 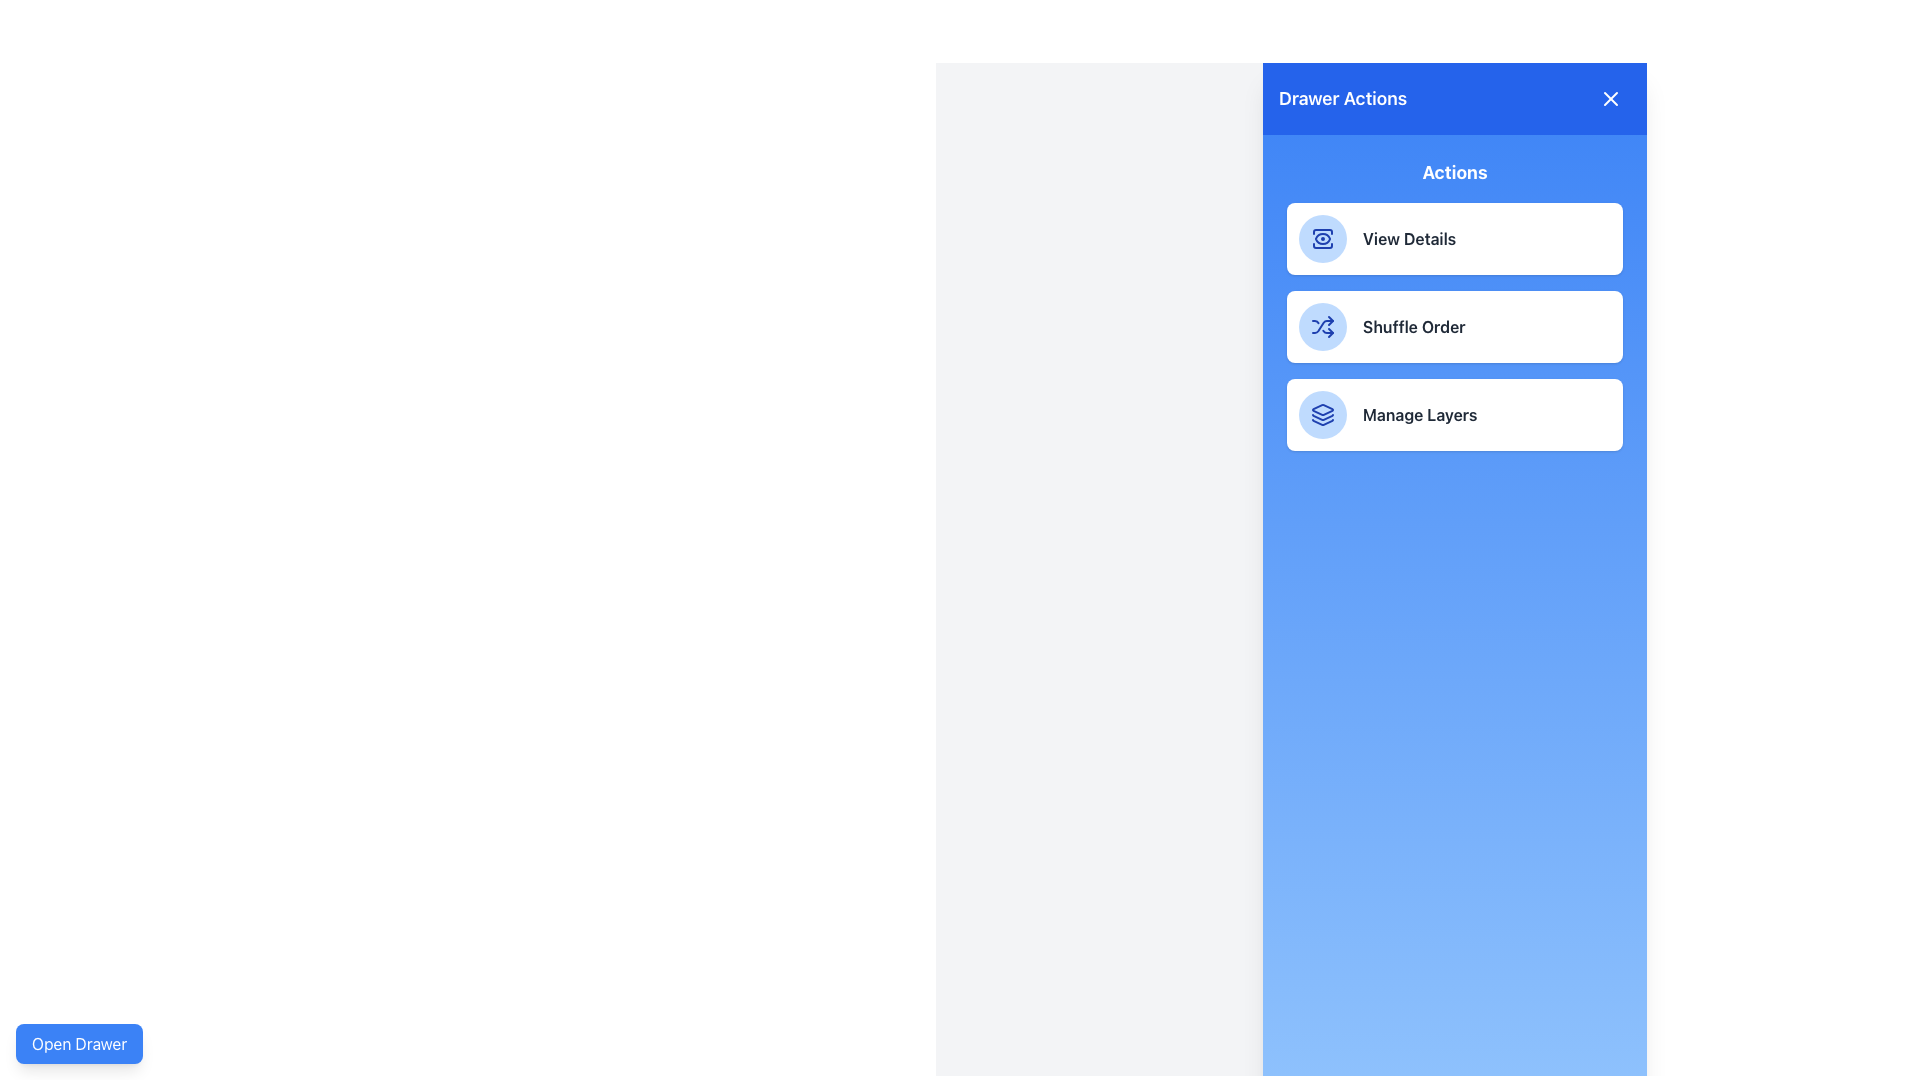 What do you see at coordinates (1323, 238) in the screenshot?
I see `the circular icon button with a blue background and a white eye symbol, located at the beginning of the 'View Details' action item in the blue-themed drawer` at bounding box center [1323, 238].